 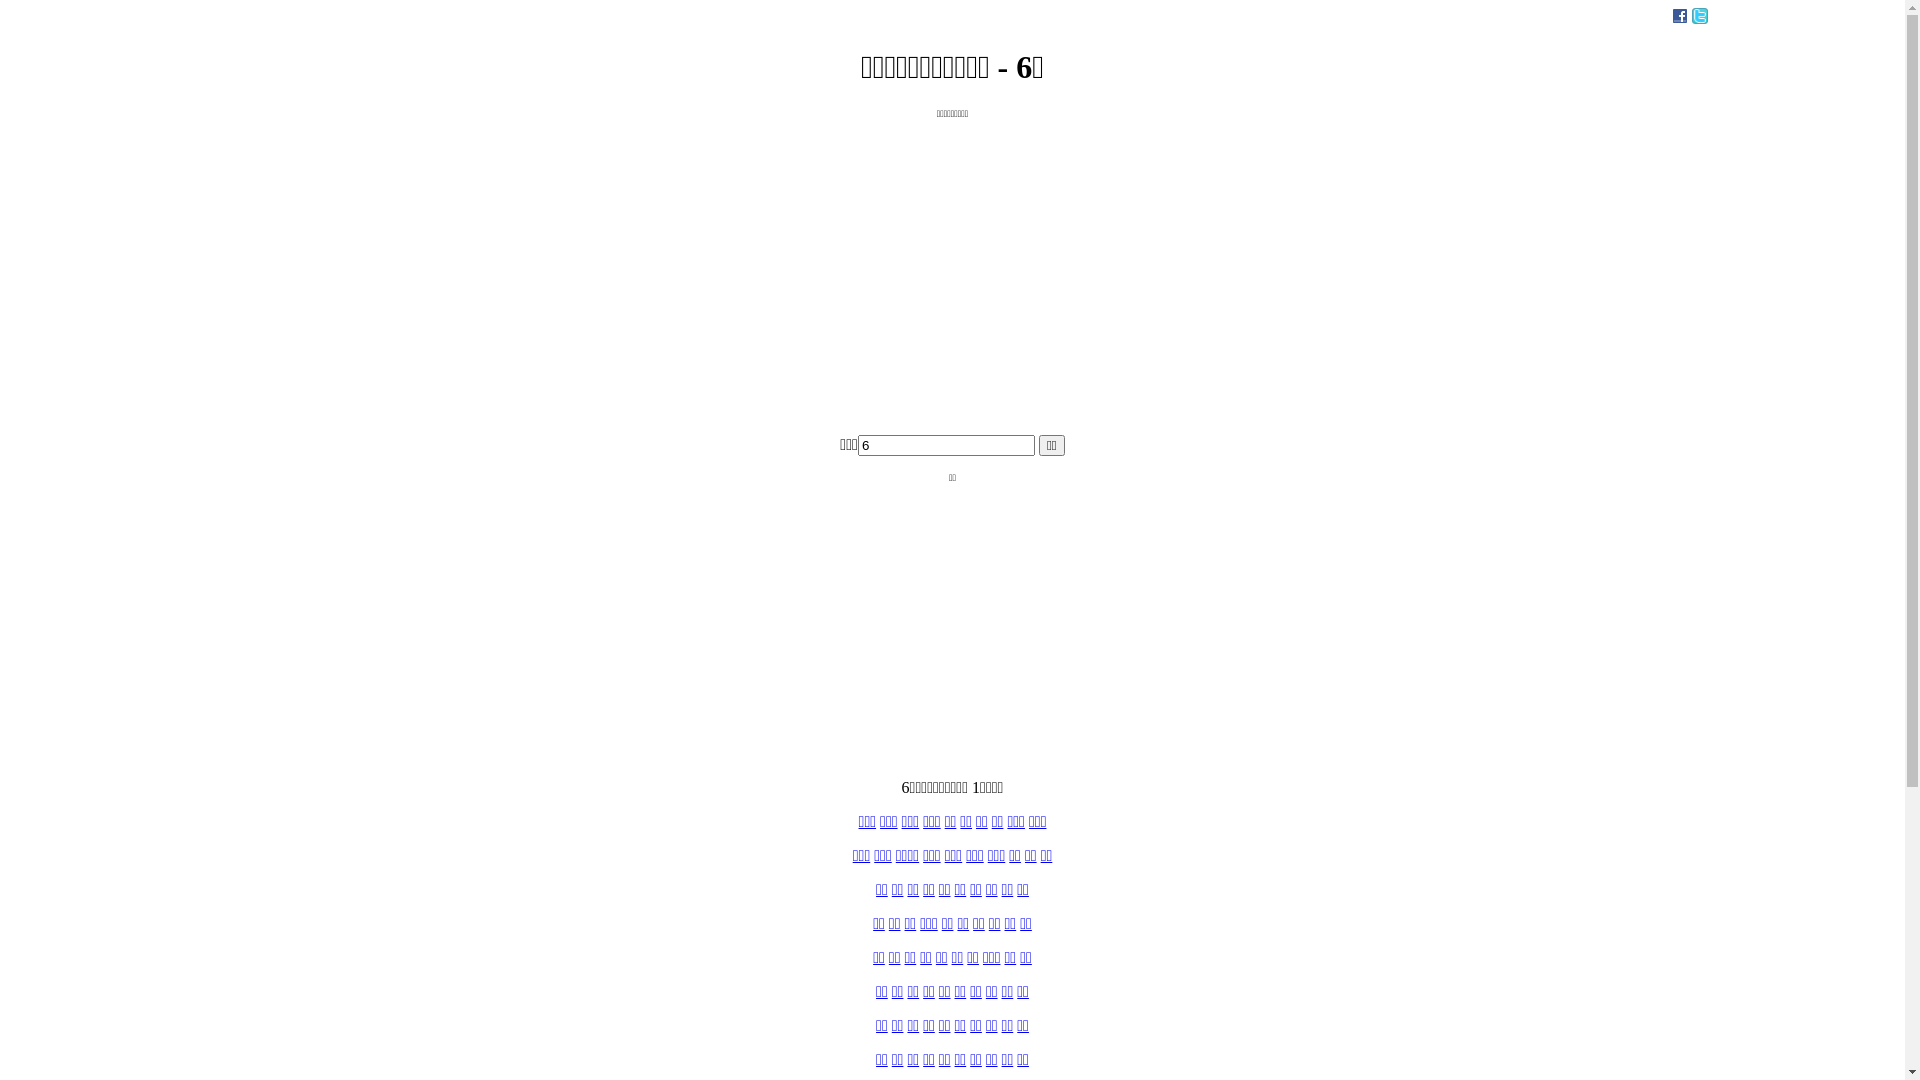 I want to click on 'Advertisement', so click(x=950, y=257).